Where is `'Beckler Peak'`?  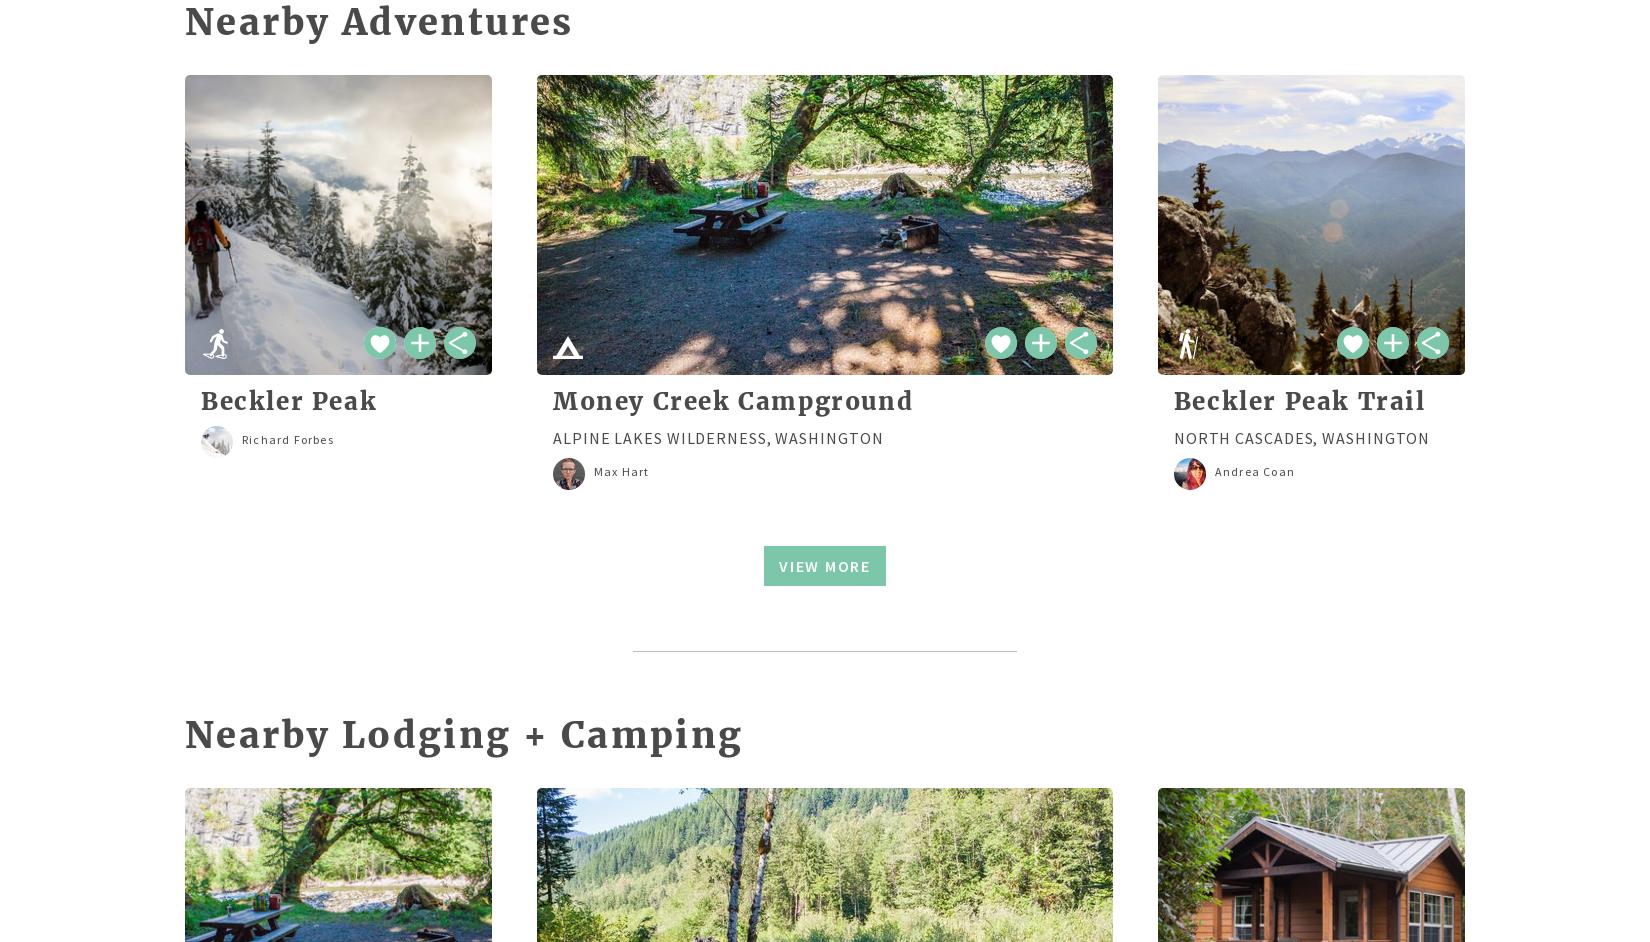 'Beckler Peak' is located at coordinates (289, 401).